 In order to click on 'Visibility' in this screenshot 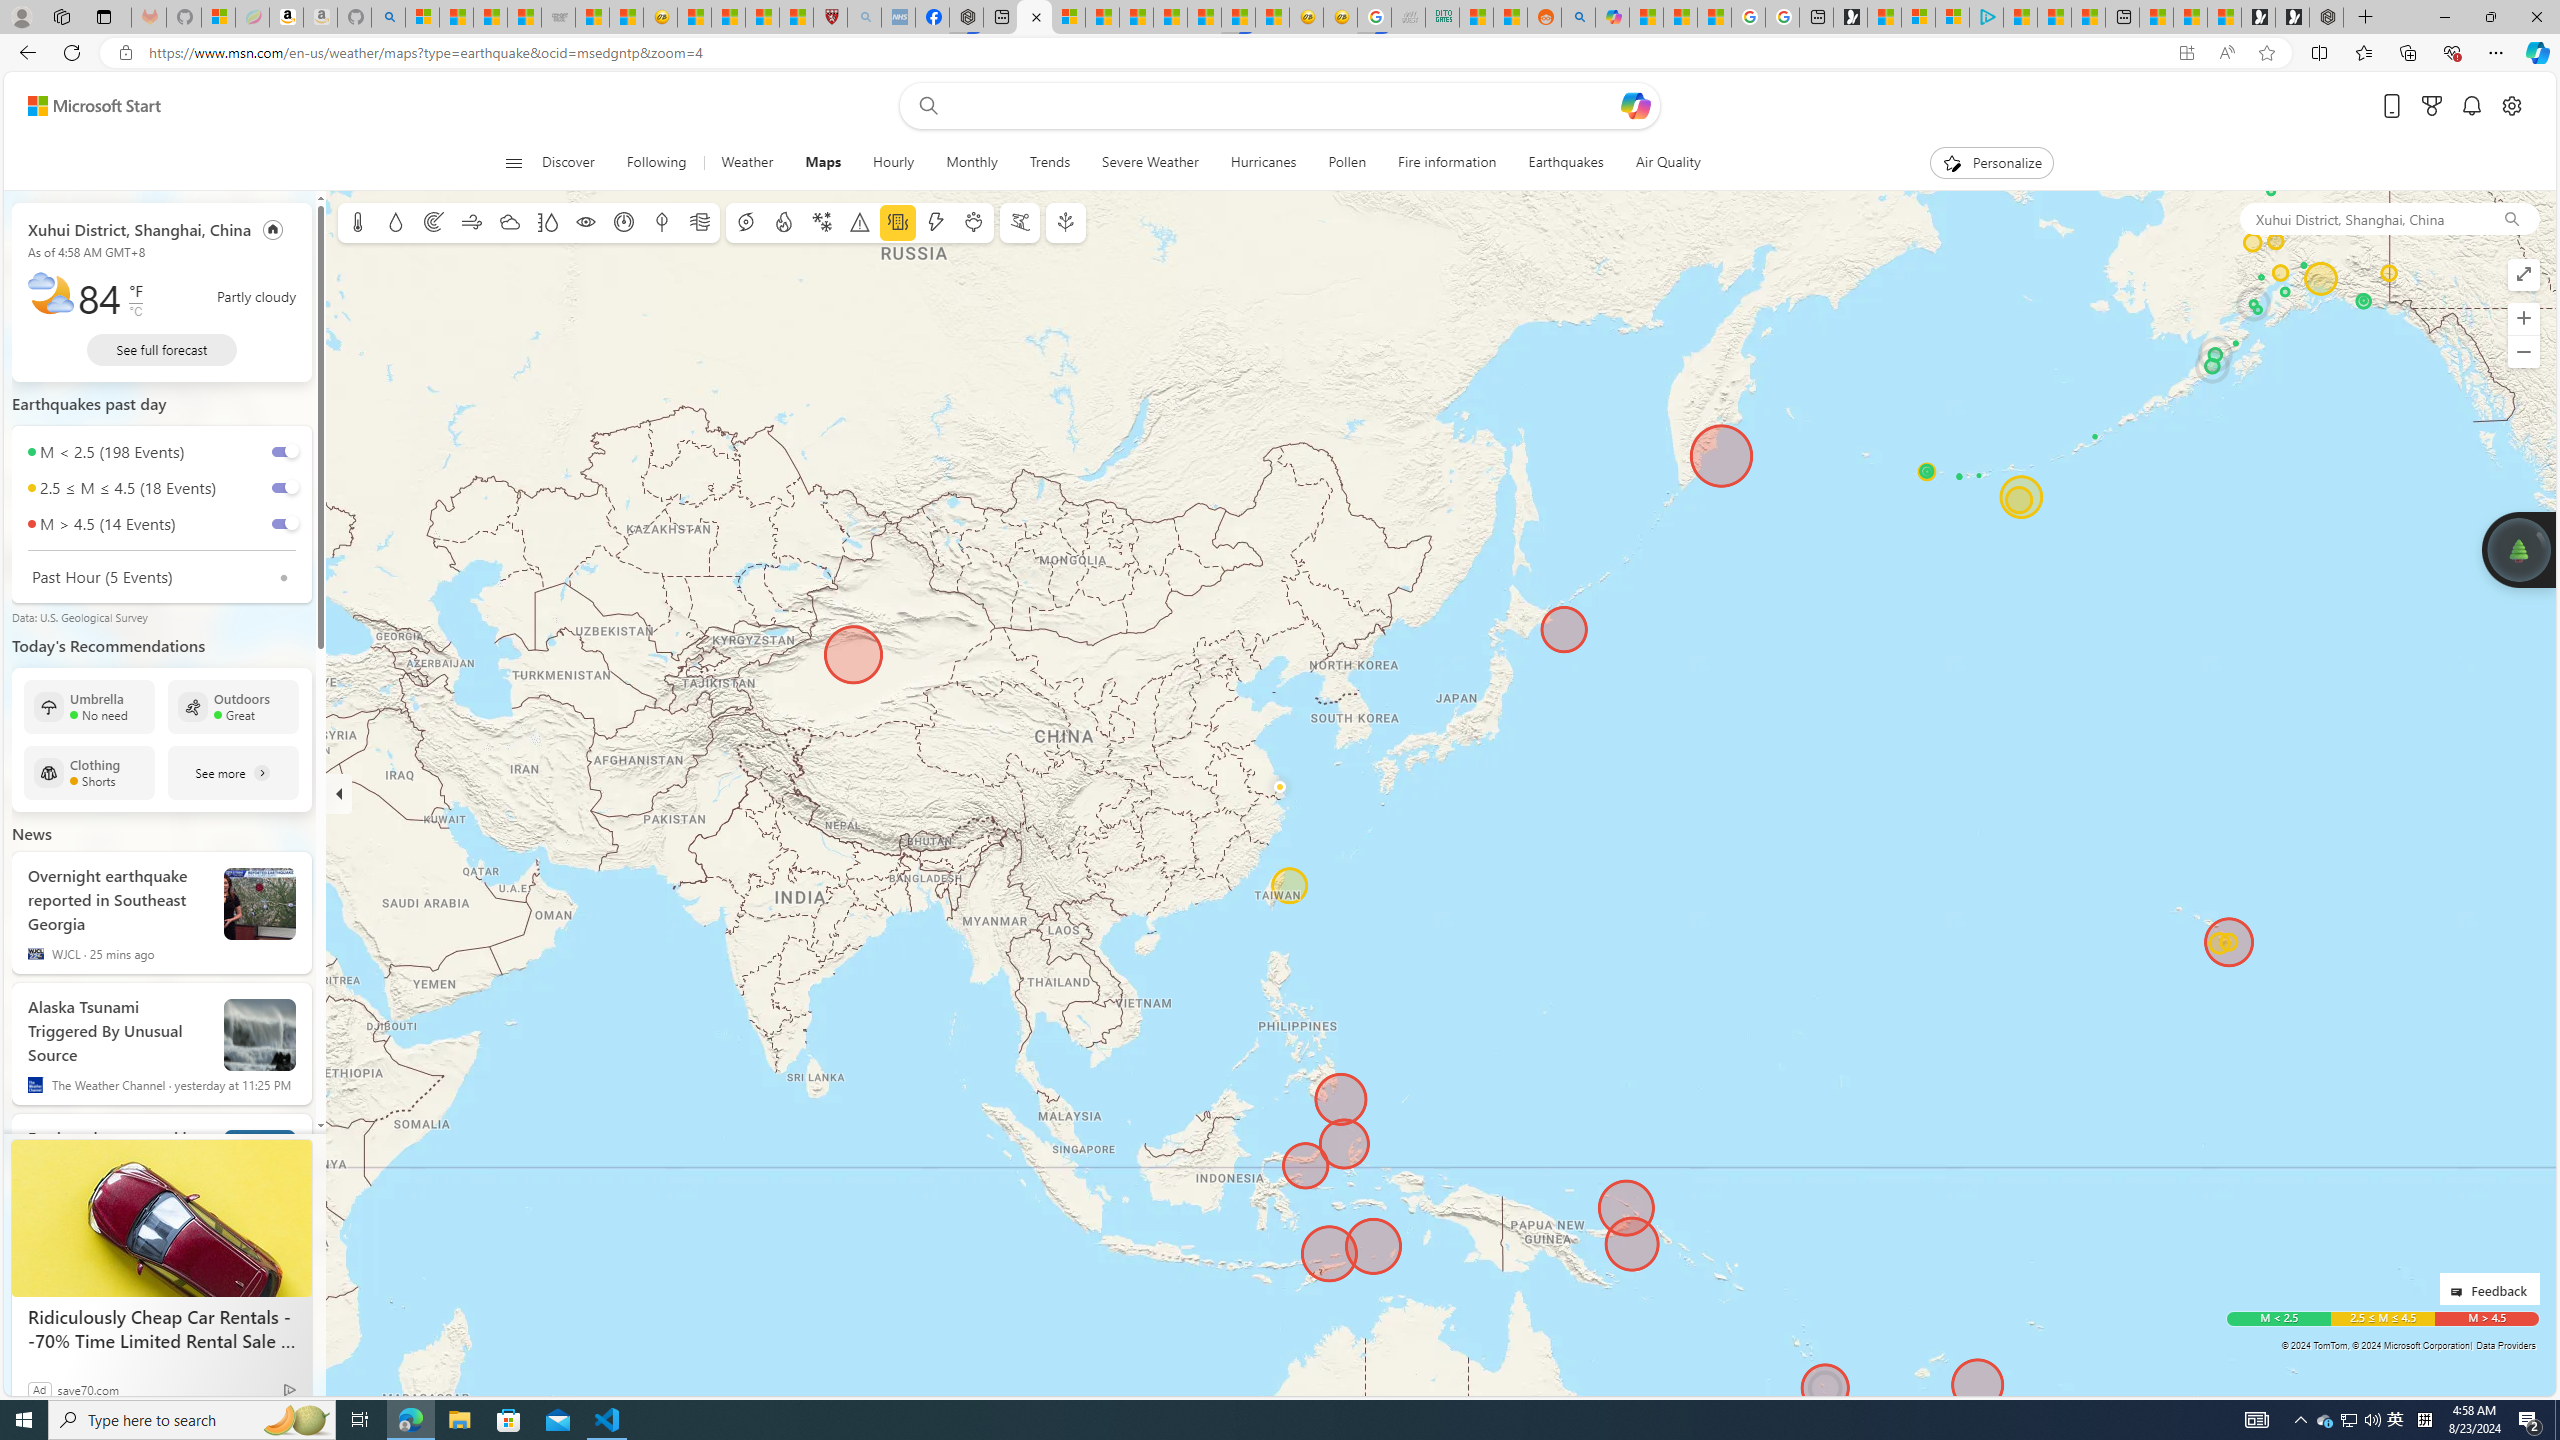, I will do `click(586, 222)`.